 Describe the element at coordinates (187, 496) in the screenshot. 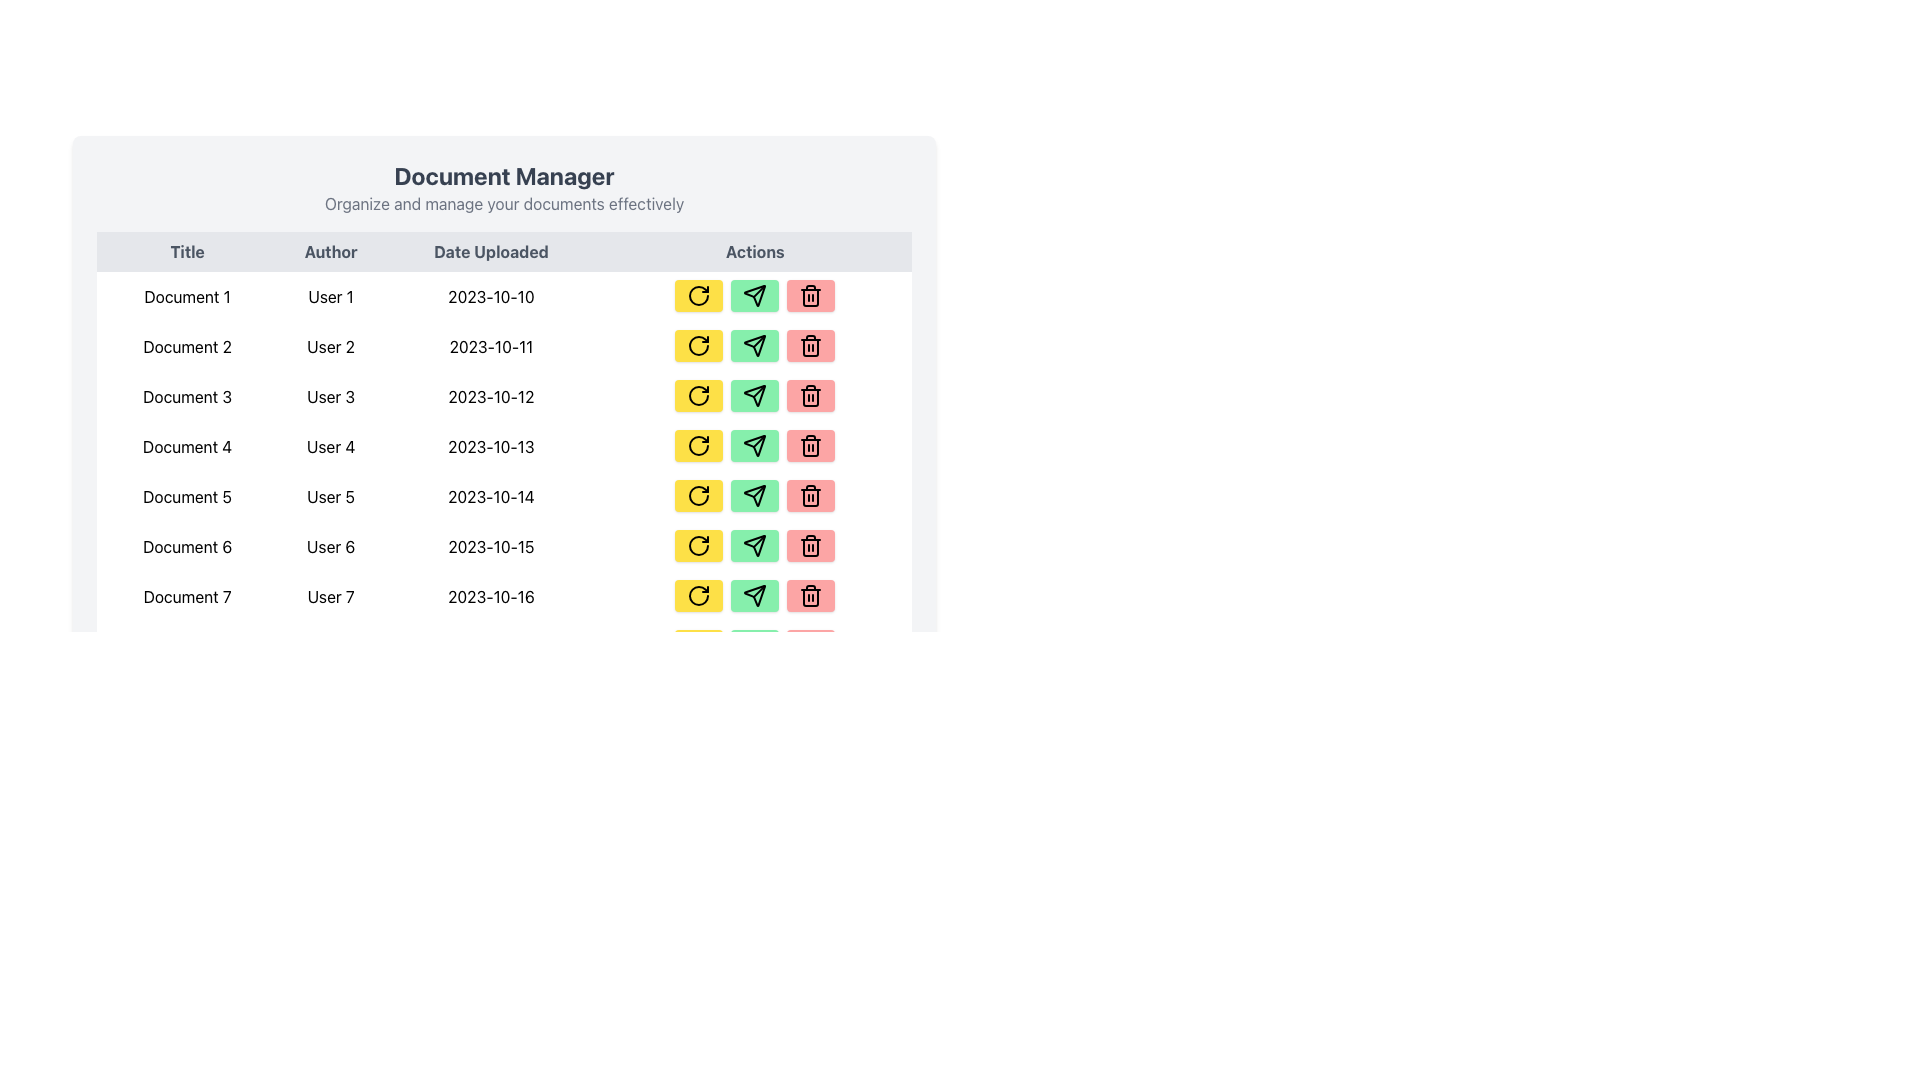

I see `the Text Label indicating the title of the document in the fifth row of the table under the 'Title' column, positioned to the left of 'User 5'` at that location.